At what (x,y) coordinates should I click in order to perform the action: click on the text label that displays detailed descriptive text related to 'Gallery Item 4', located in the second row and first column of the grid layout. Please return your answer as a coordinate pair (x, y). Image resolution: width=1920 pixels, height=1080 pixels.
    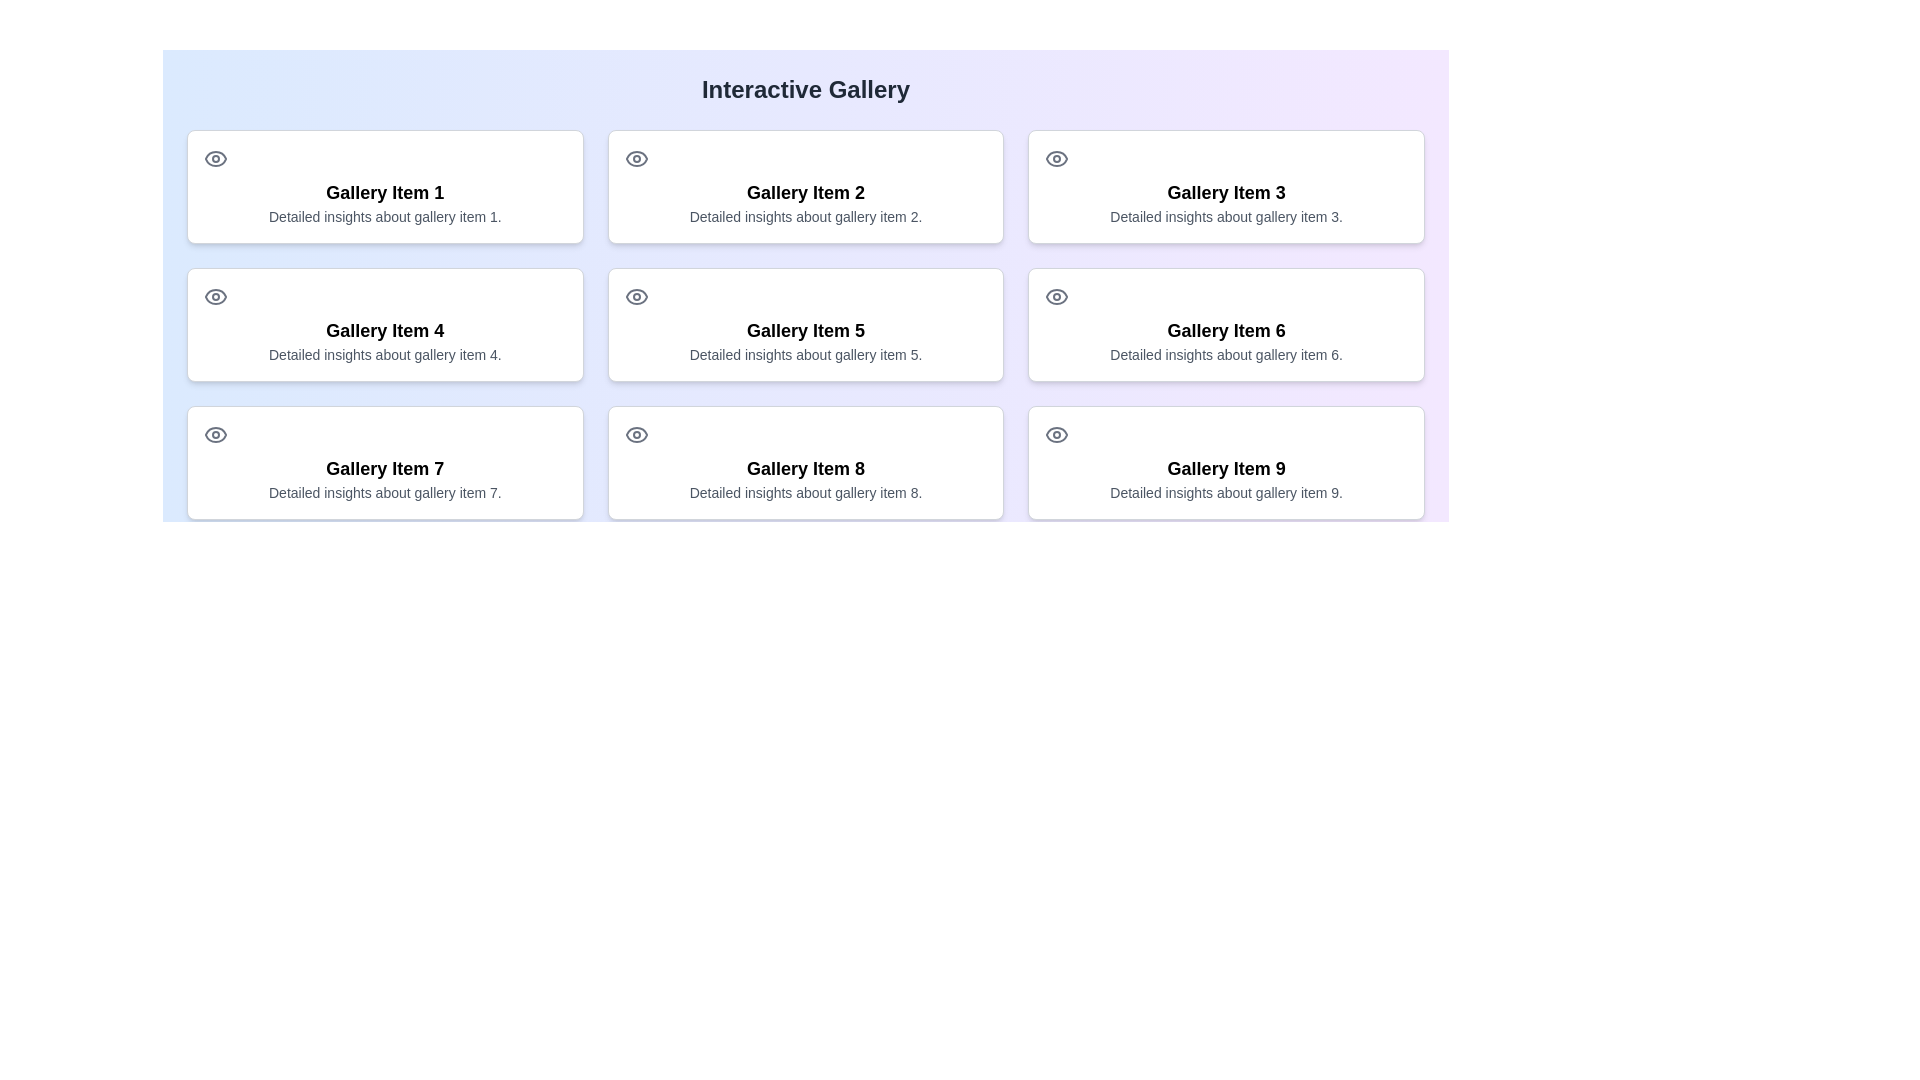
    Looking at the image, I should click on (385, 353).